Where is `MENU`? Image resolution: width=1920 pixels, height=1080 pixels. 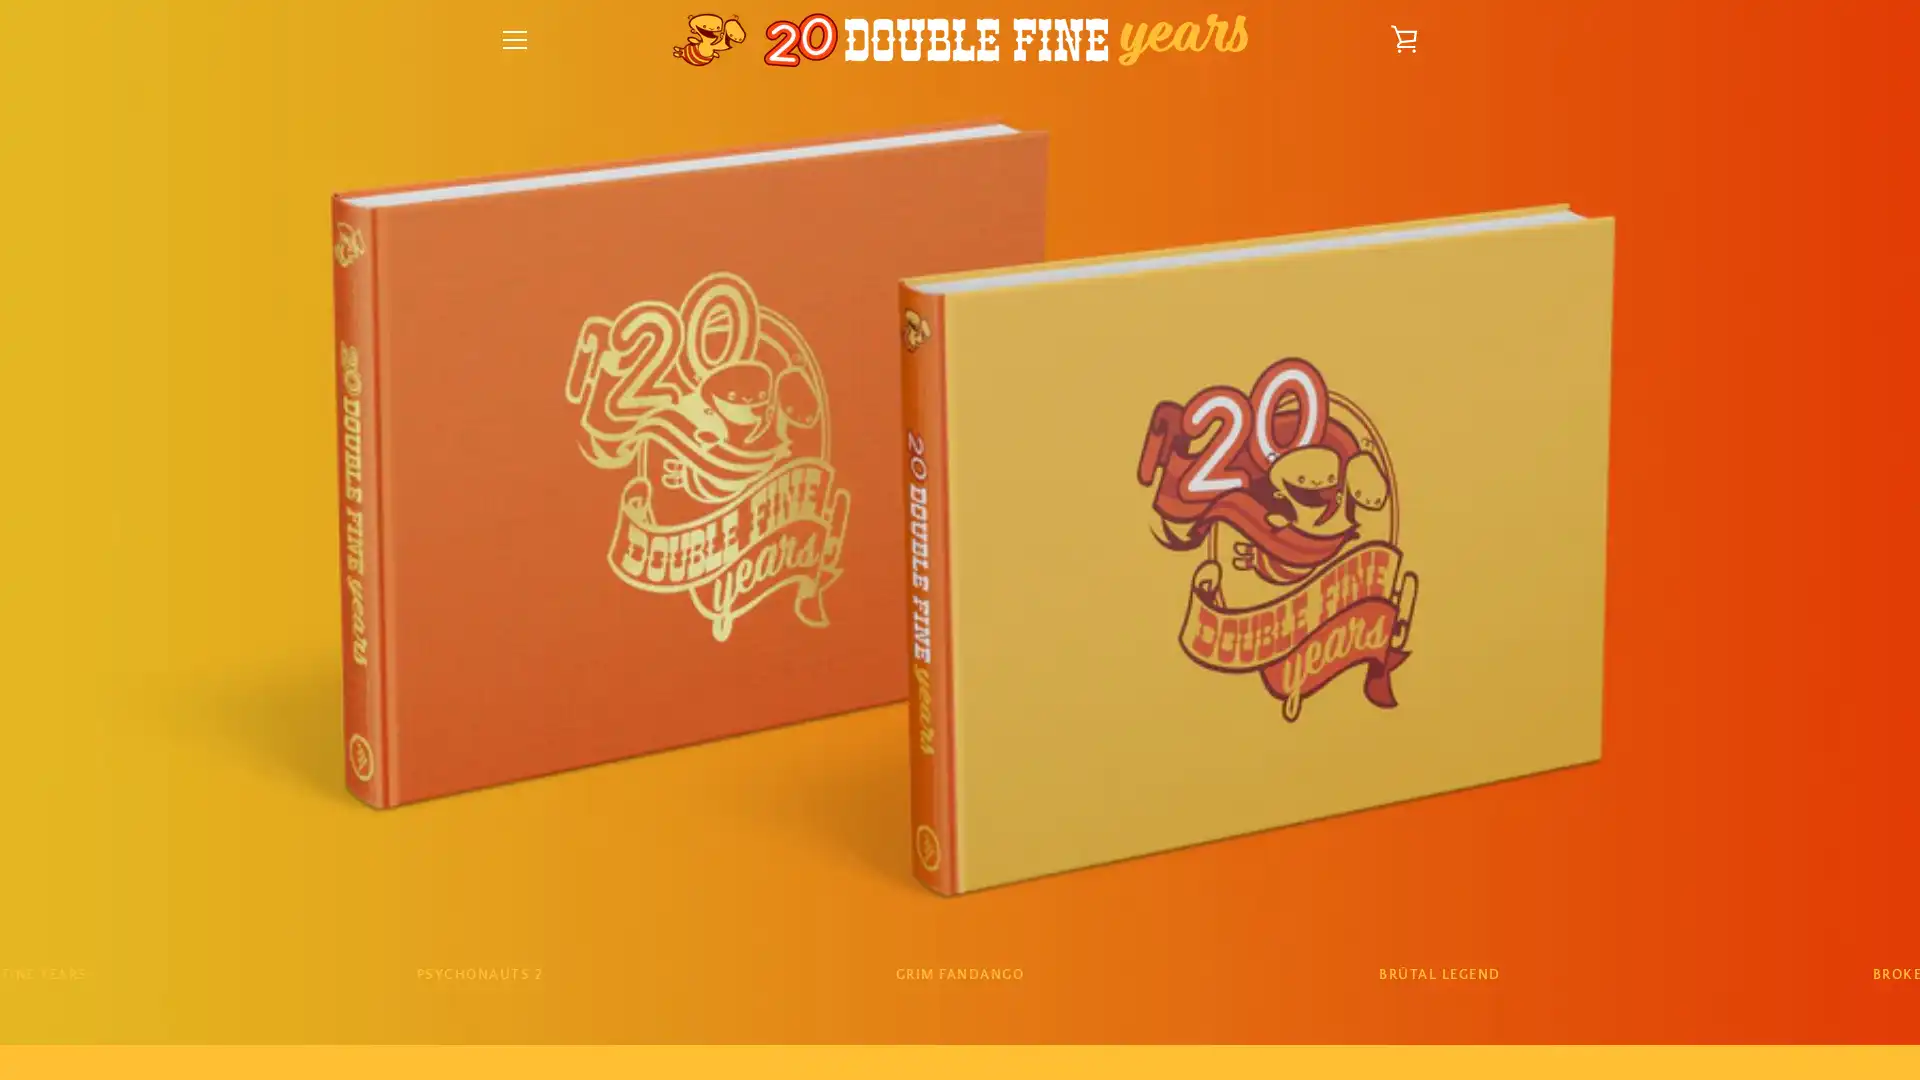 MENU is located at coordinates (514, 39).